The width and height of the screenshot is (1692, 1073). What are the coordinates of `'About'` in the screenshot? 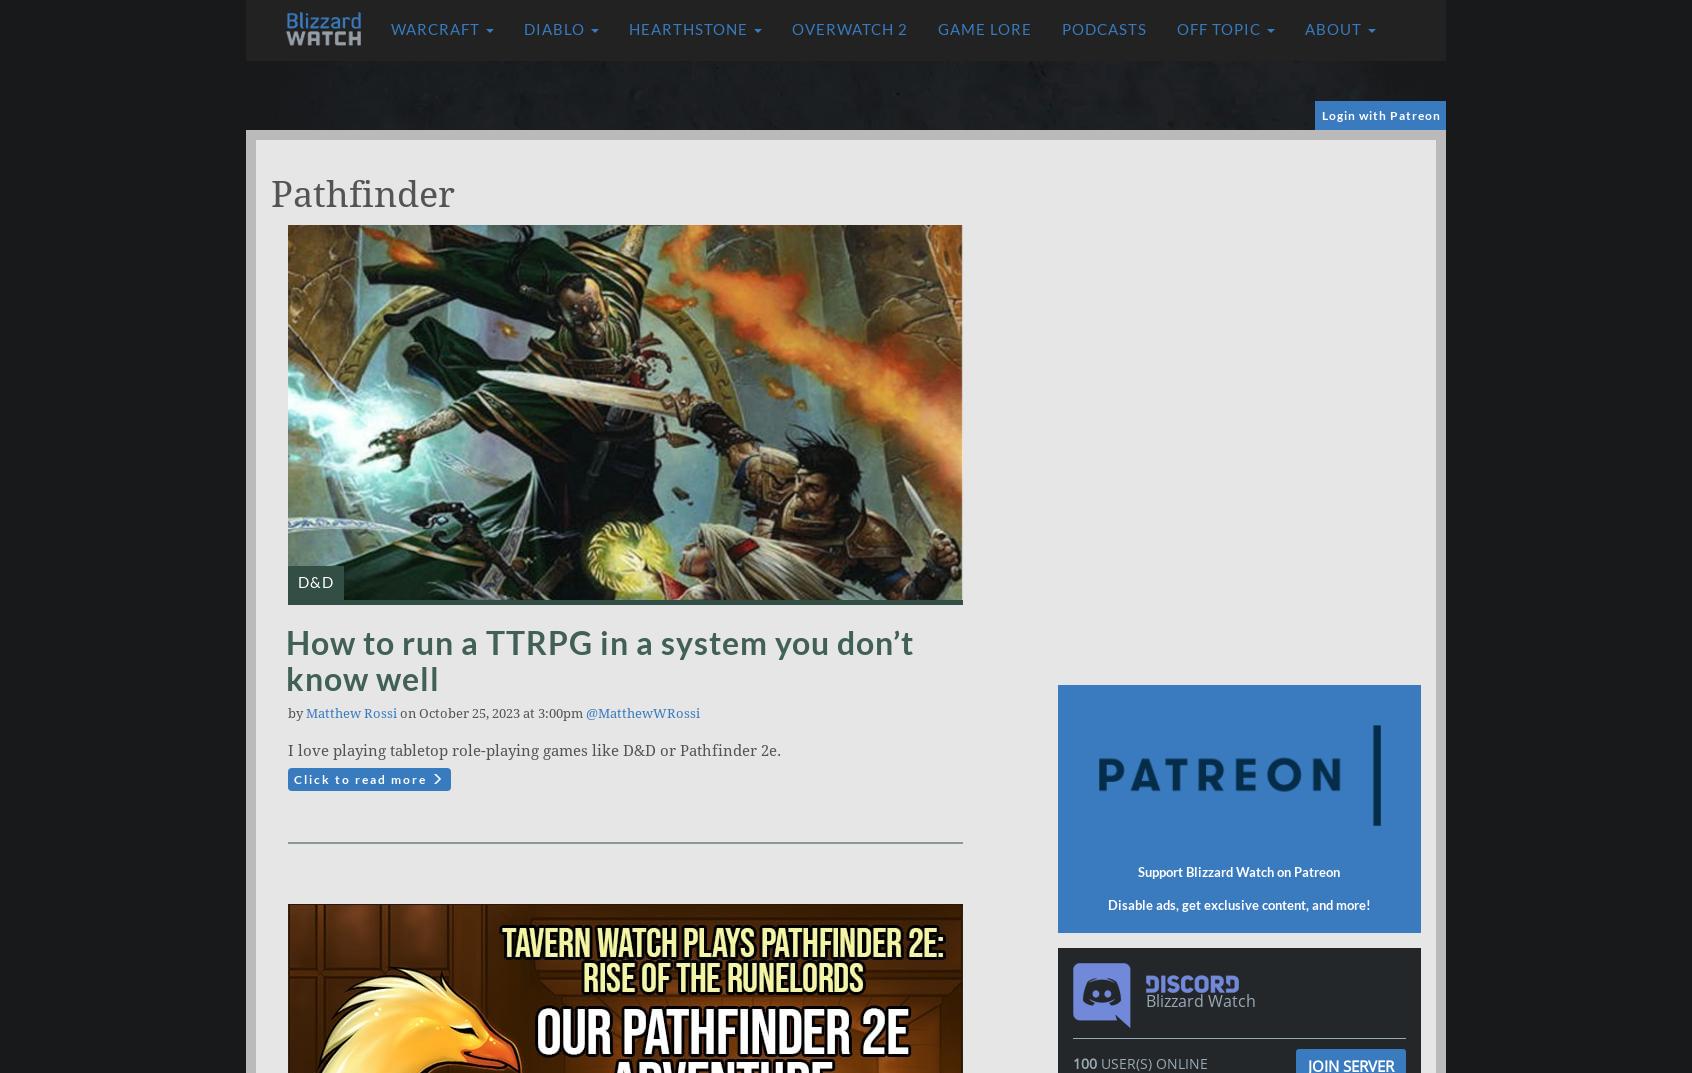 It's located at (1334, 28).